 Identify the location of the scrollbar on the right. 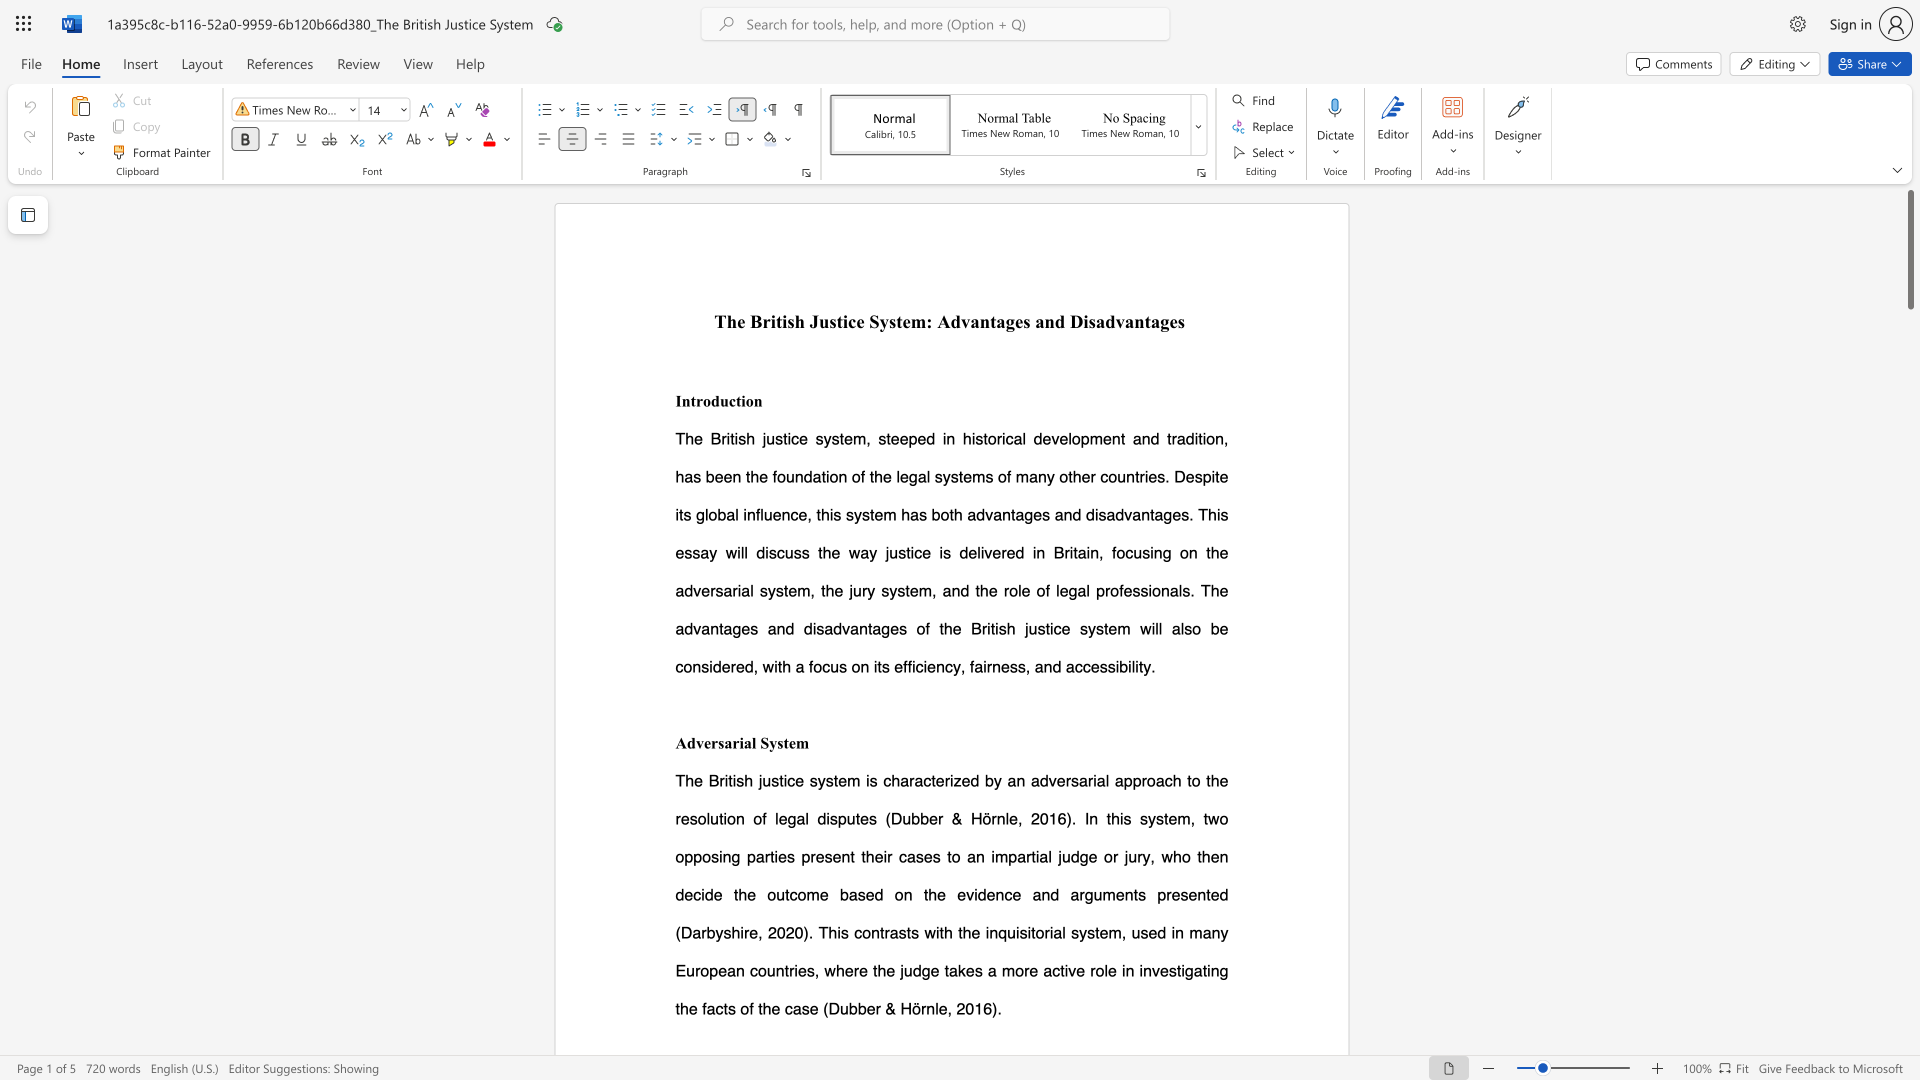
(1909, 608).